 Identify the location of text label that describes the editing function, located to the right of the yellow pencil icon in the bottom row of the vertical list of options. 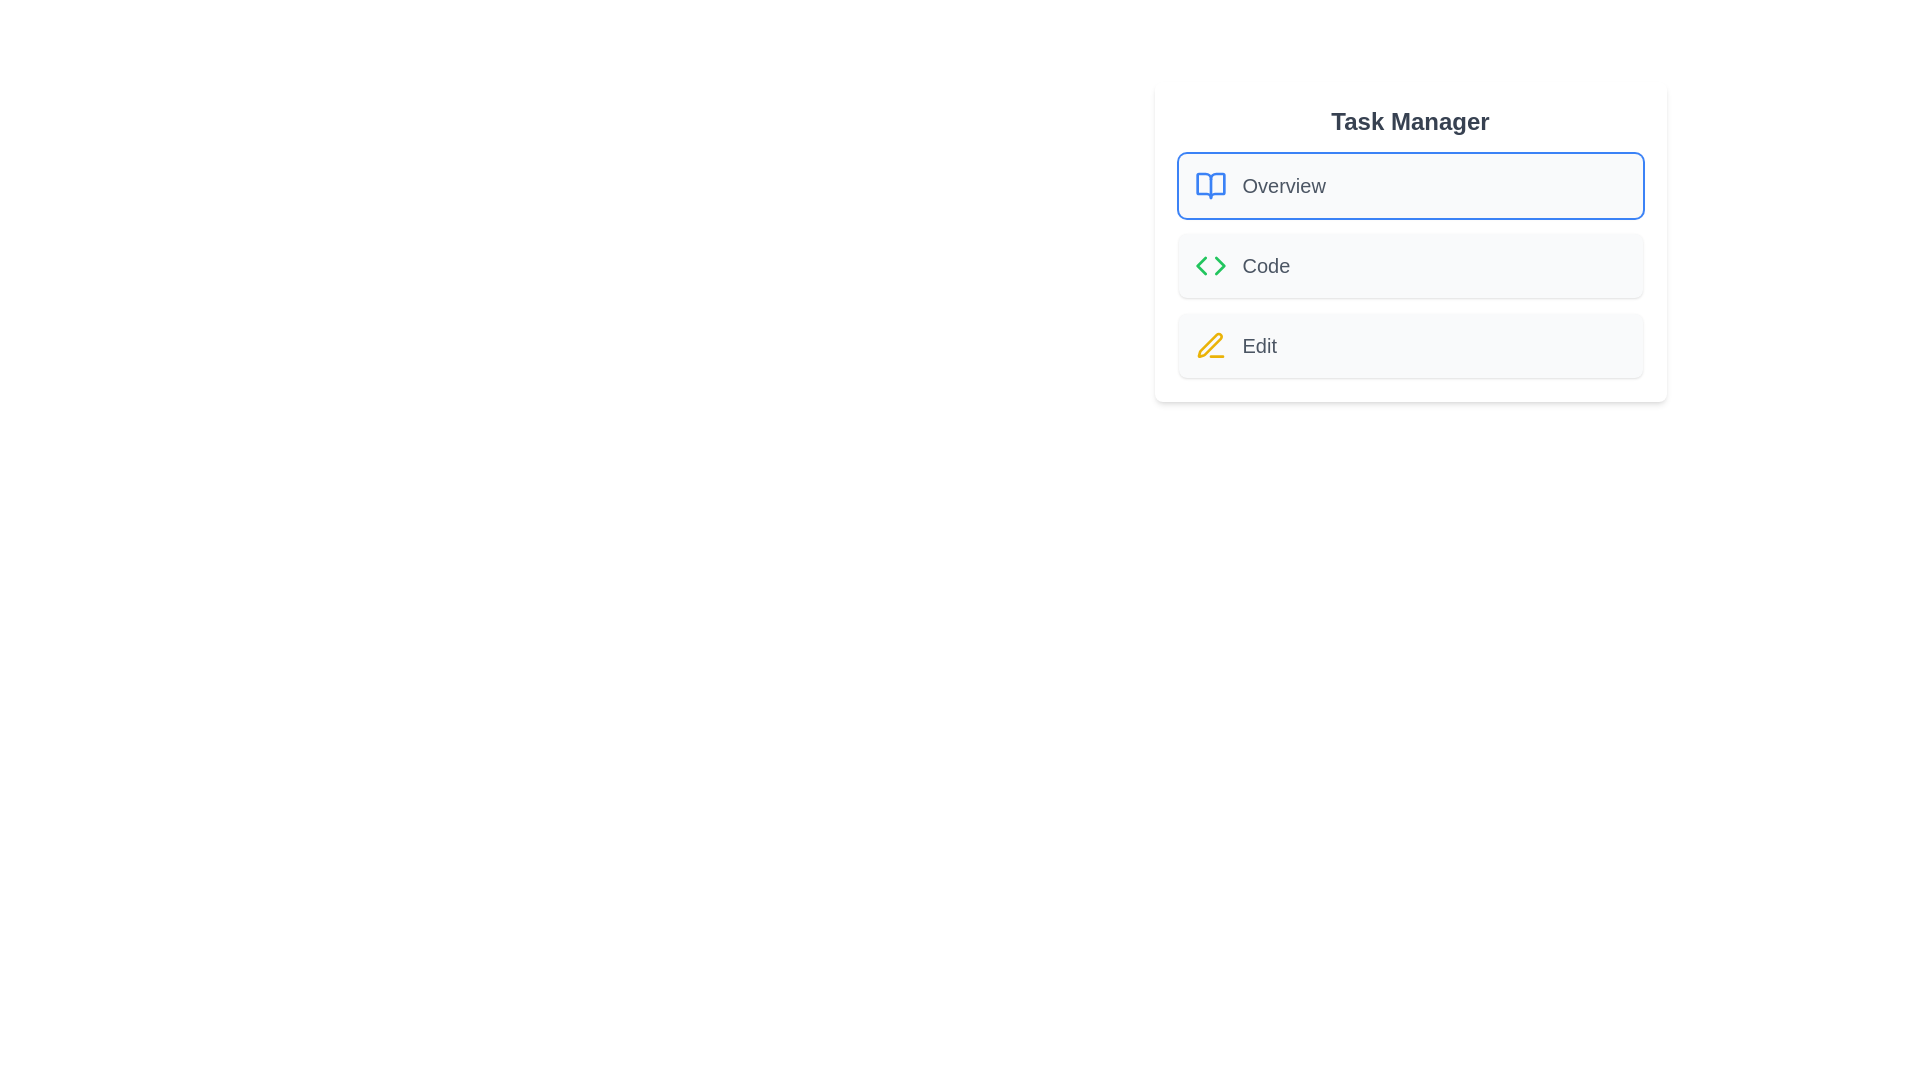
(1258, 345).